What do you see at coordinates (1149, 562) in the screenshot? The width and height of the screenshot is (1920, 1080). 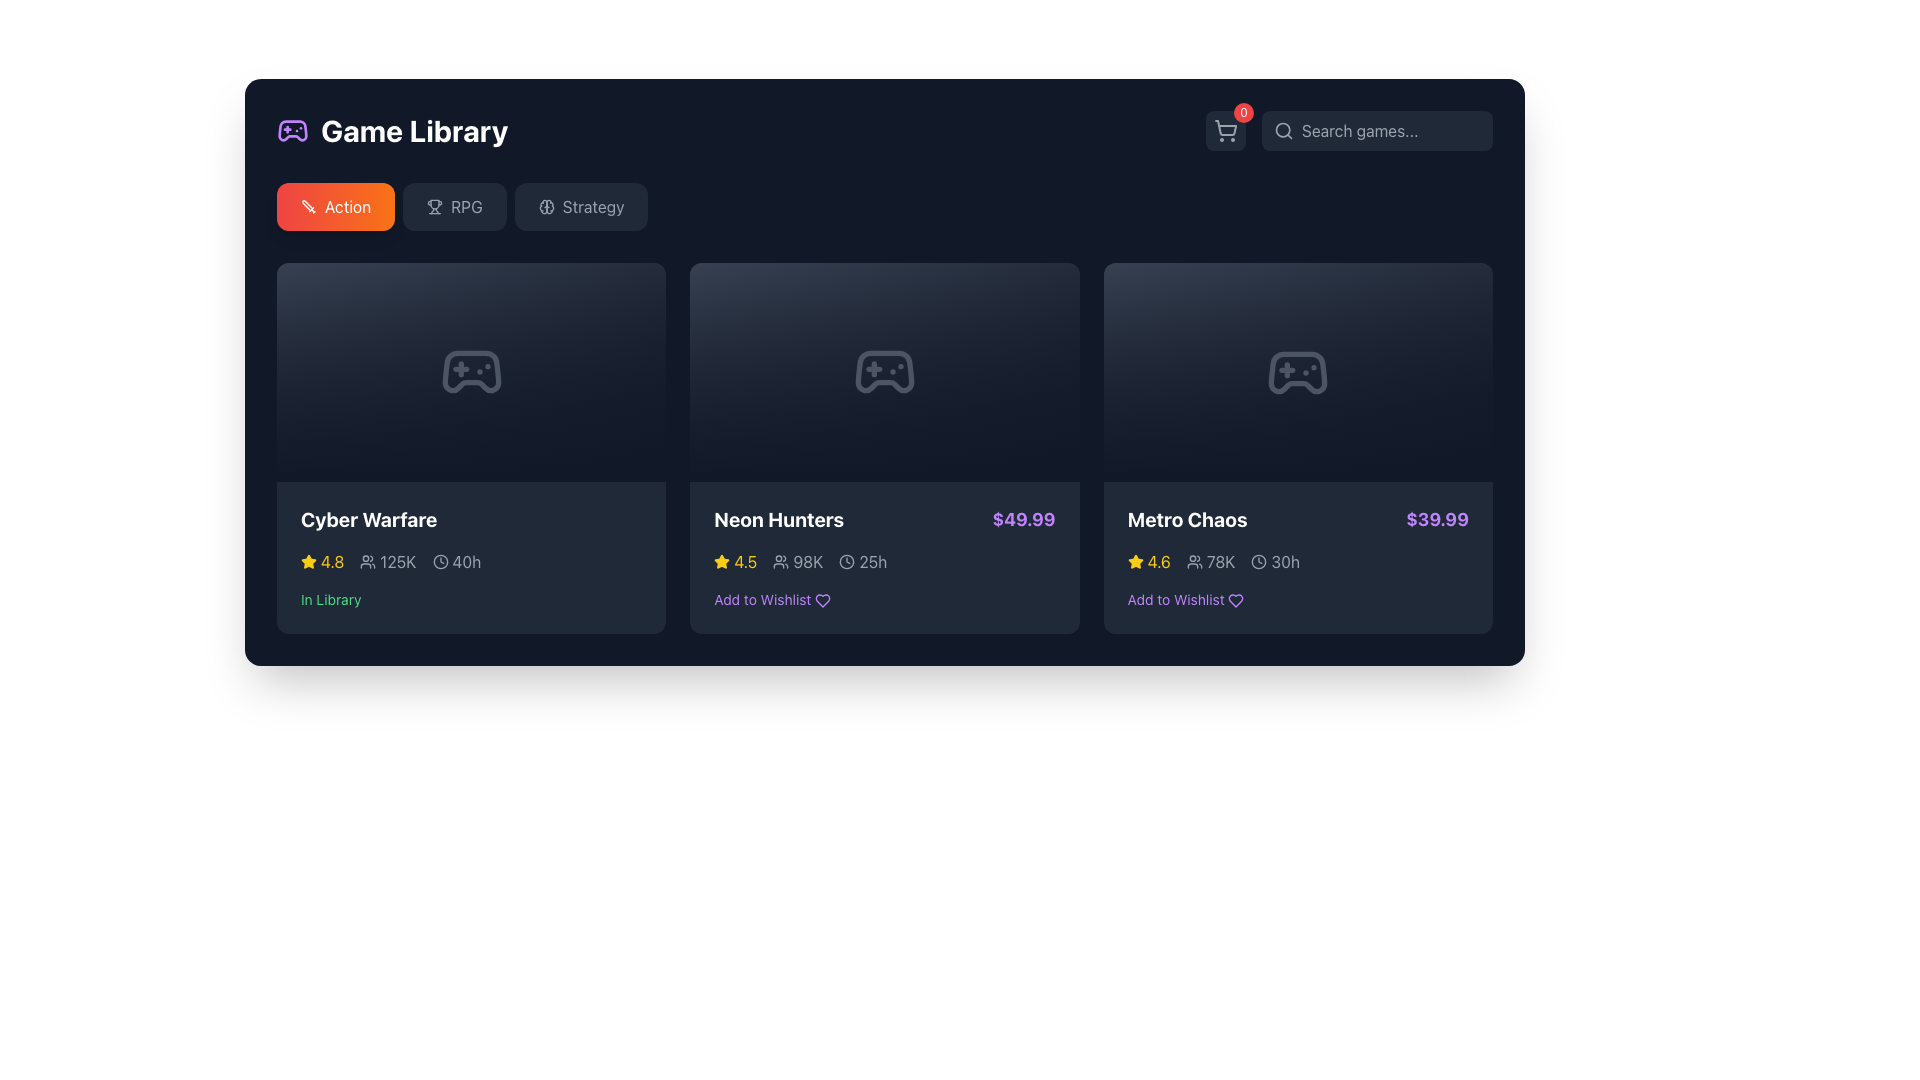 I see `the yellow star icon displaying the rating '4.6' located in the middle-bottom section of the third card from the left, just below the title 'Metro Chaos'` at bounding box center [1149, 562].